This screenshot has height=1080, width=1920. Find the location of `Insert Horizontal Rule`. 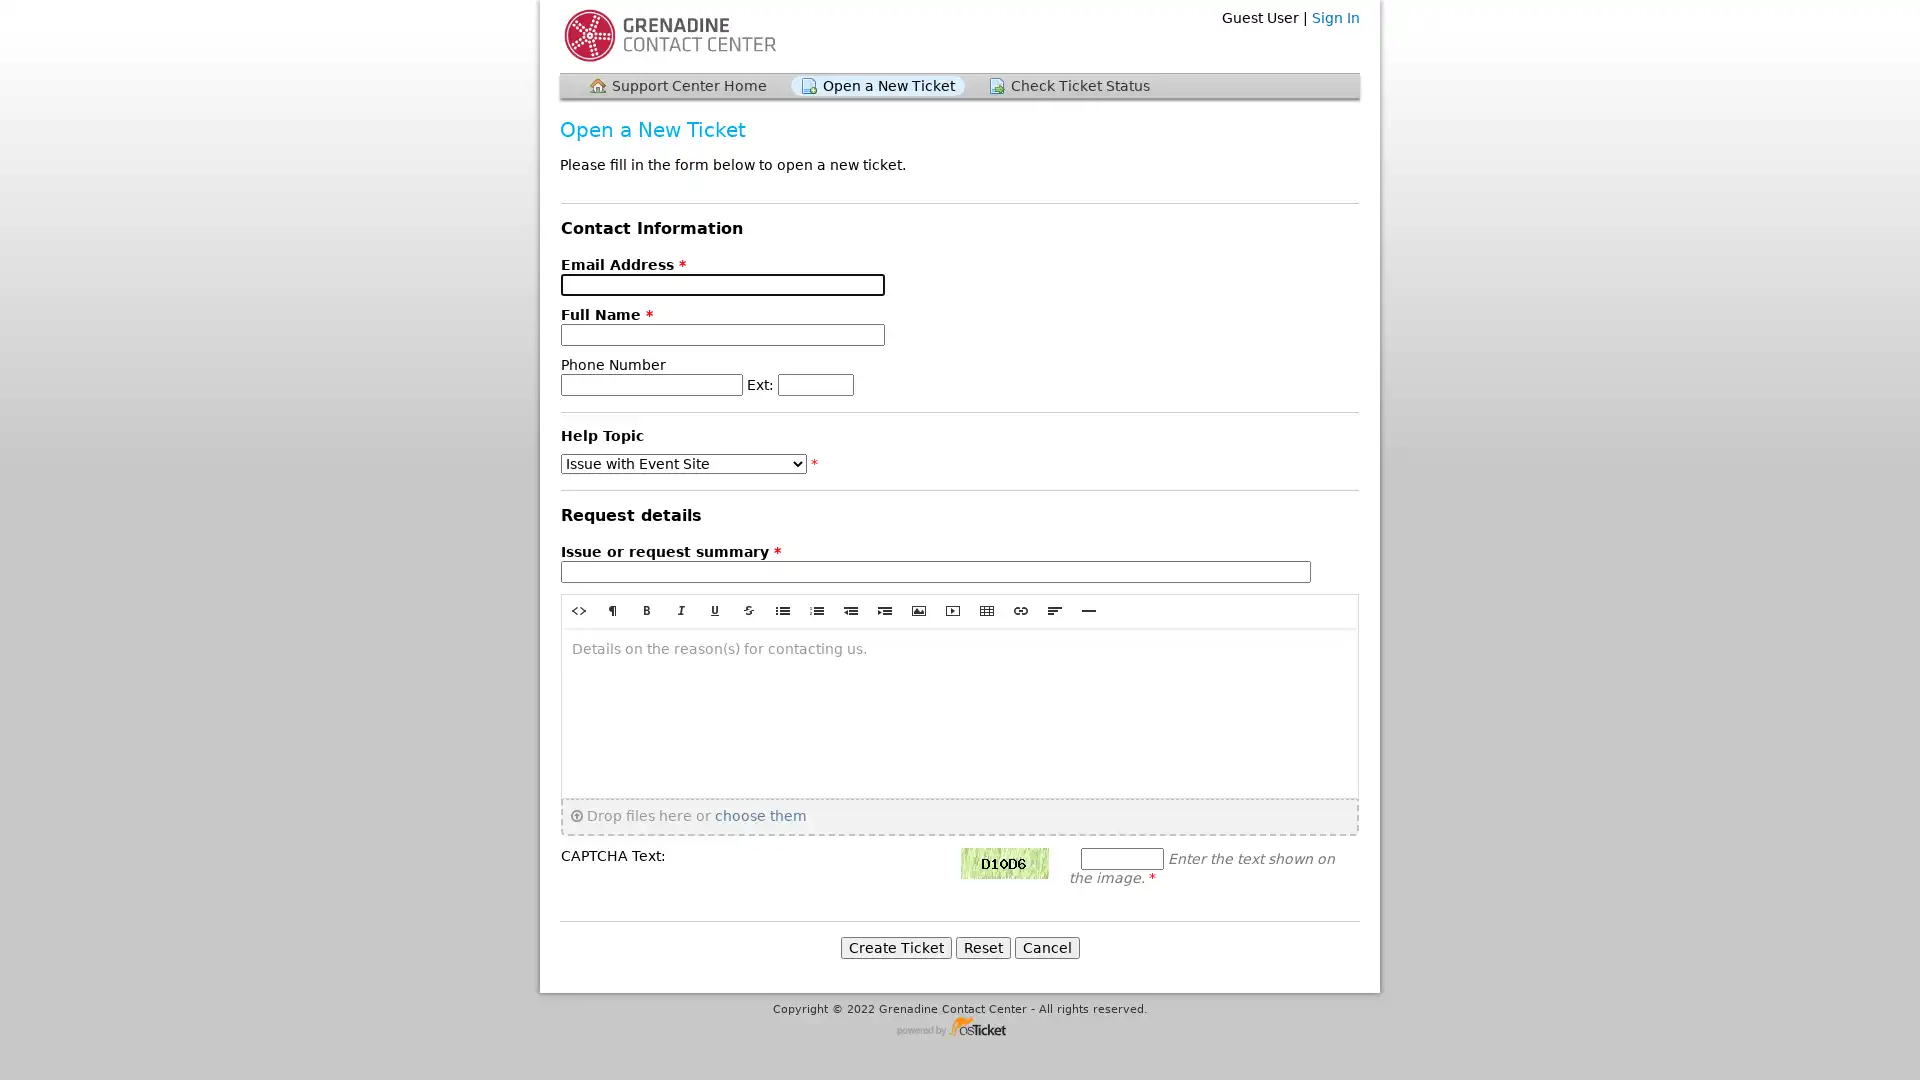

Insert Horizontal Rule is located at coordinates (1088, 609).